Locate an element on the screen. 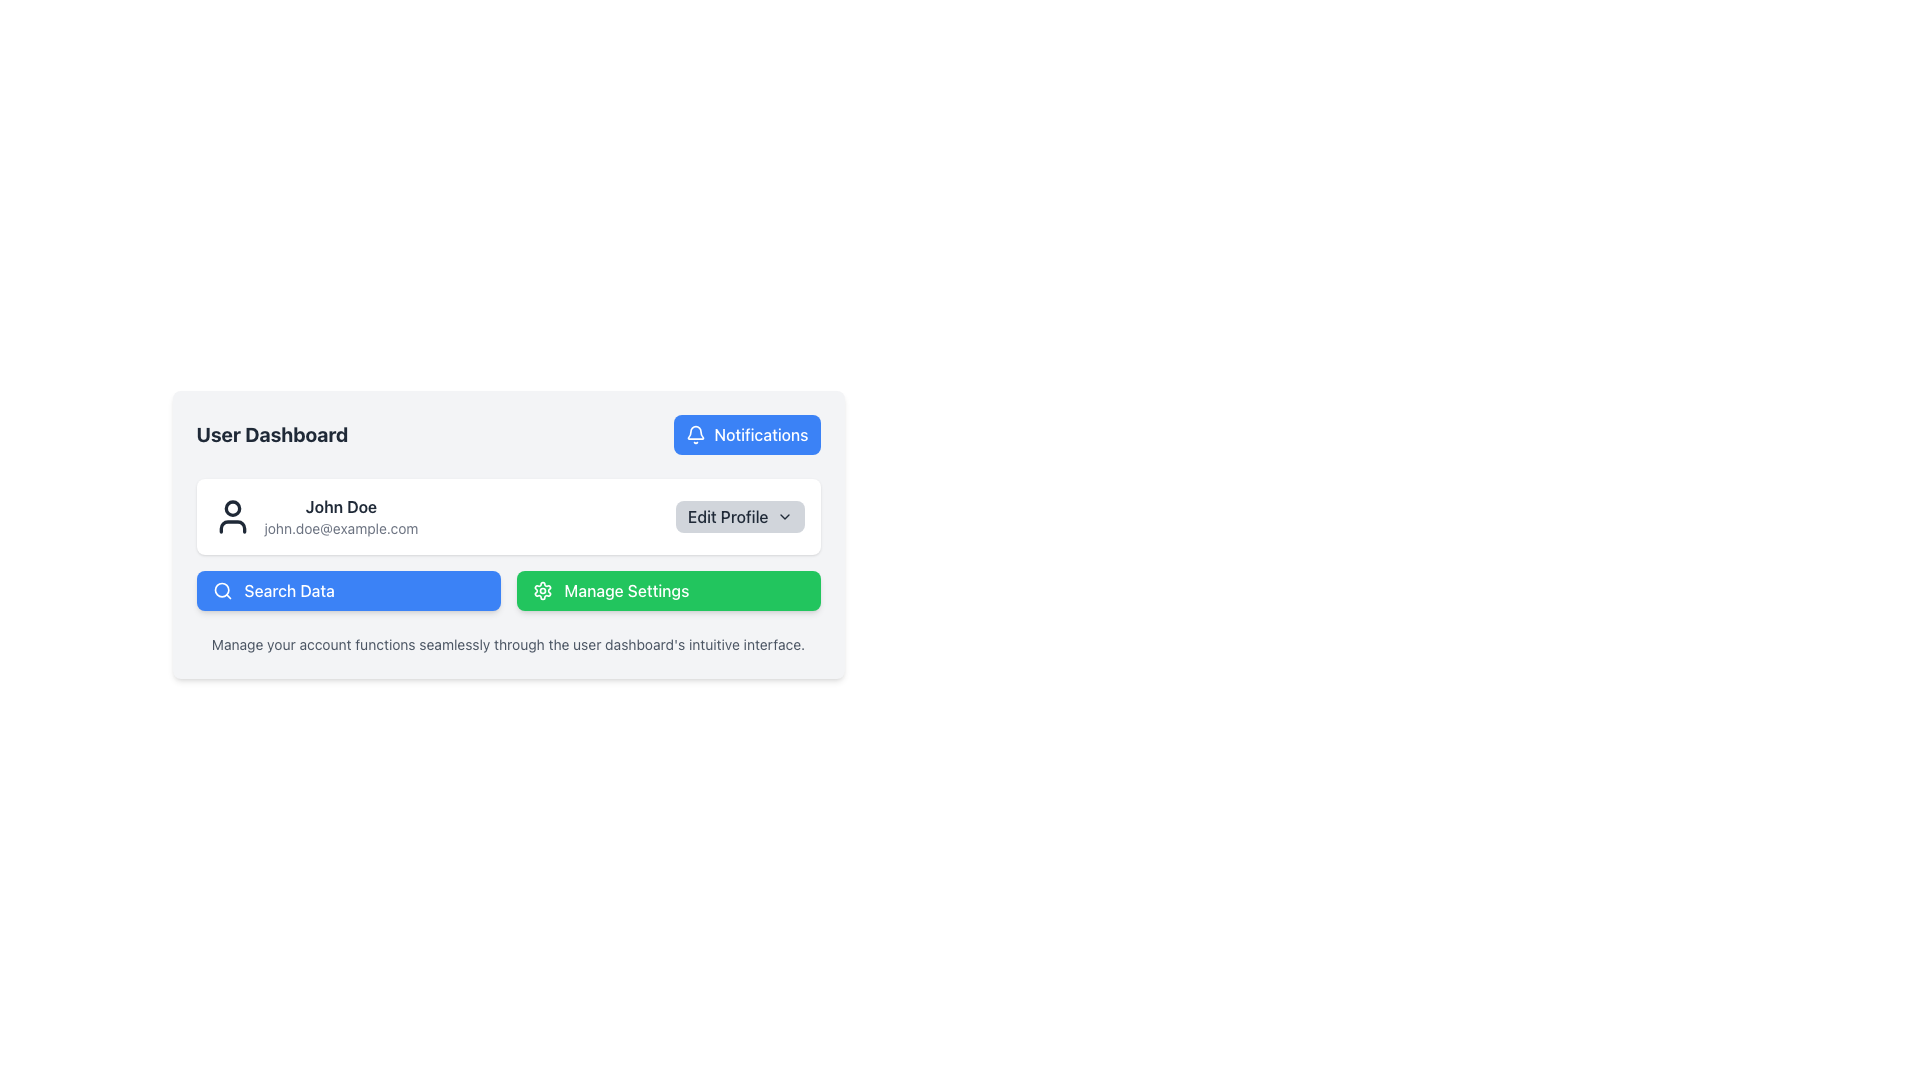  the email label displaying 'john.doe@example.com' in the user profile section, located beneath the text 'John Doe' is located at coordinates (341, 527).